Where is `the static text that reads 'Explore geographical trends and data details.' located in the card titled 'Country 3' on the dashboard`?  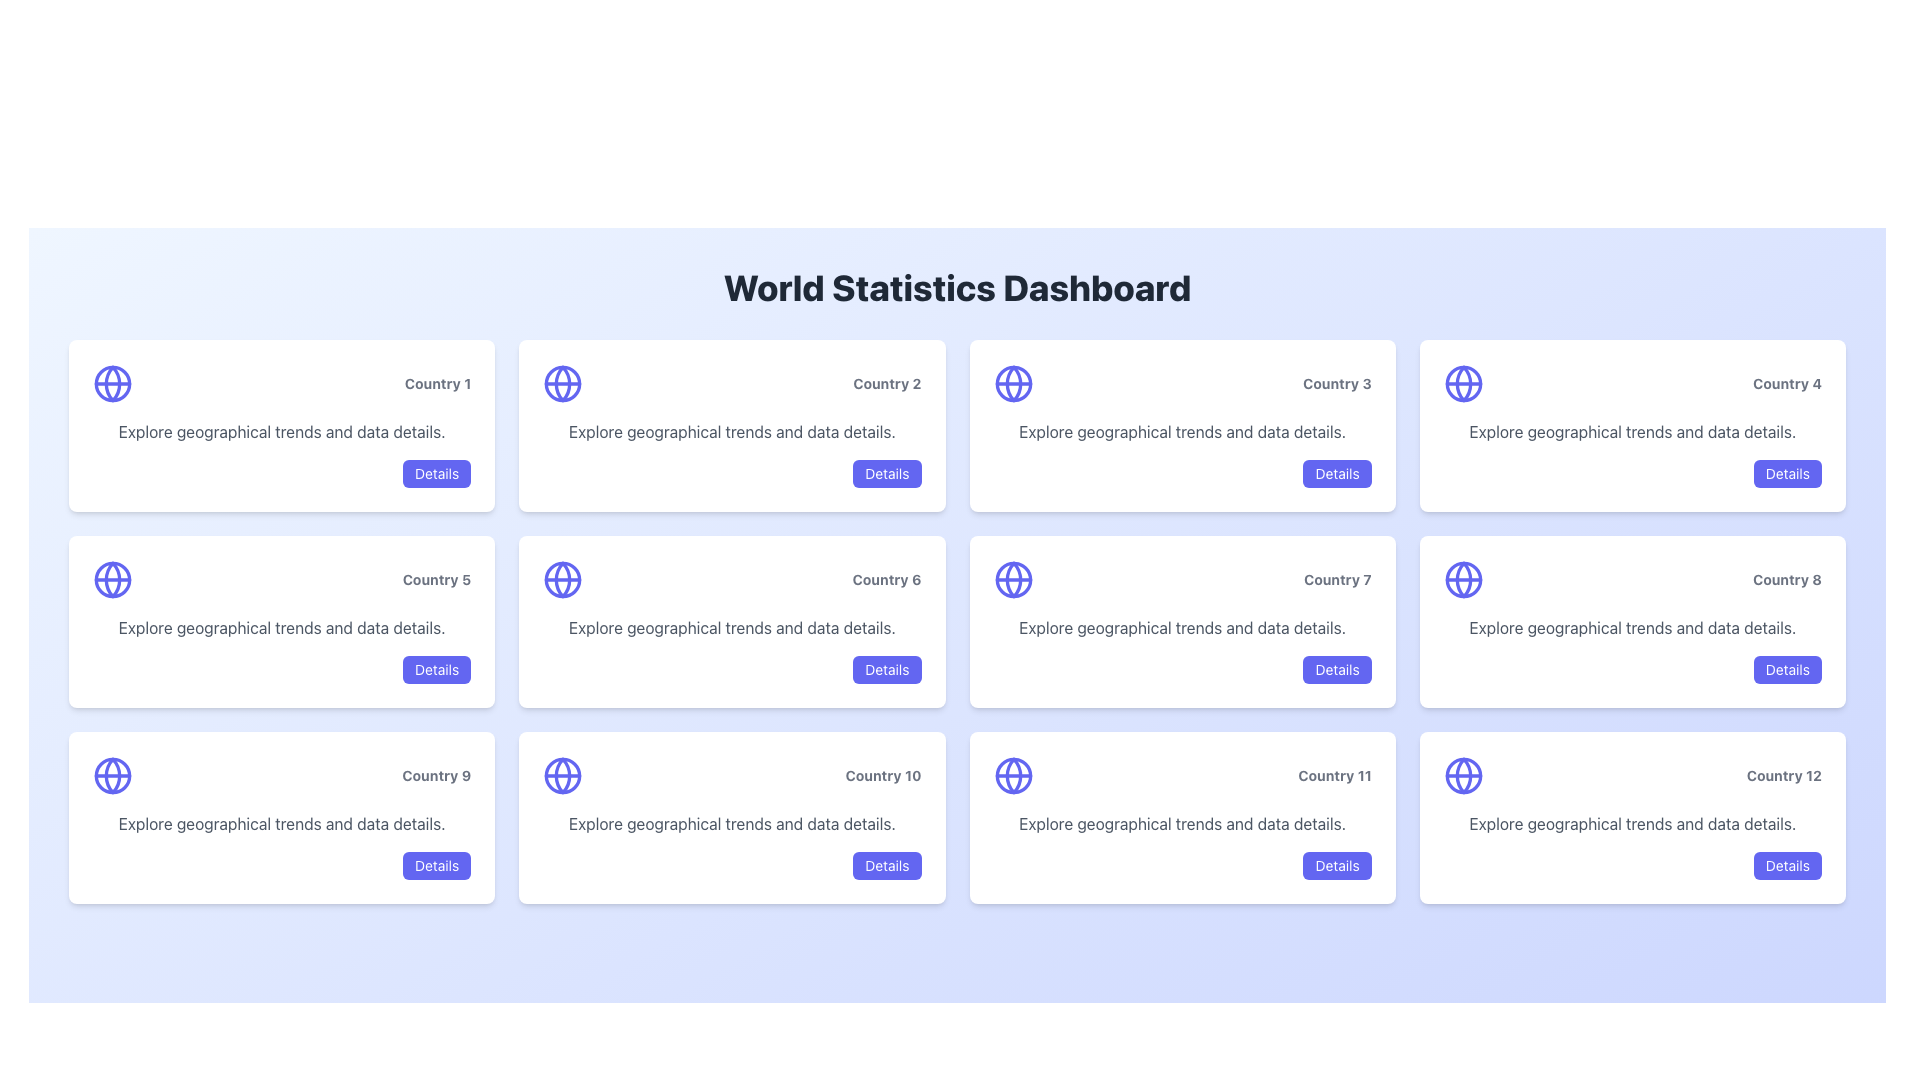 the static text that reads 'Explore geographical trends and data details.' located in the card titled 'Country 3' on the dashboard is located at coordinates (1182, 431).